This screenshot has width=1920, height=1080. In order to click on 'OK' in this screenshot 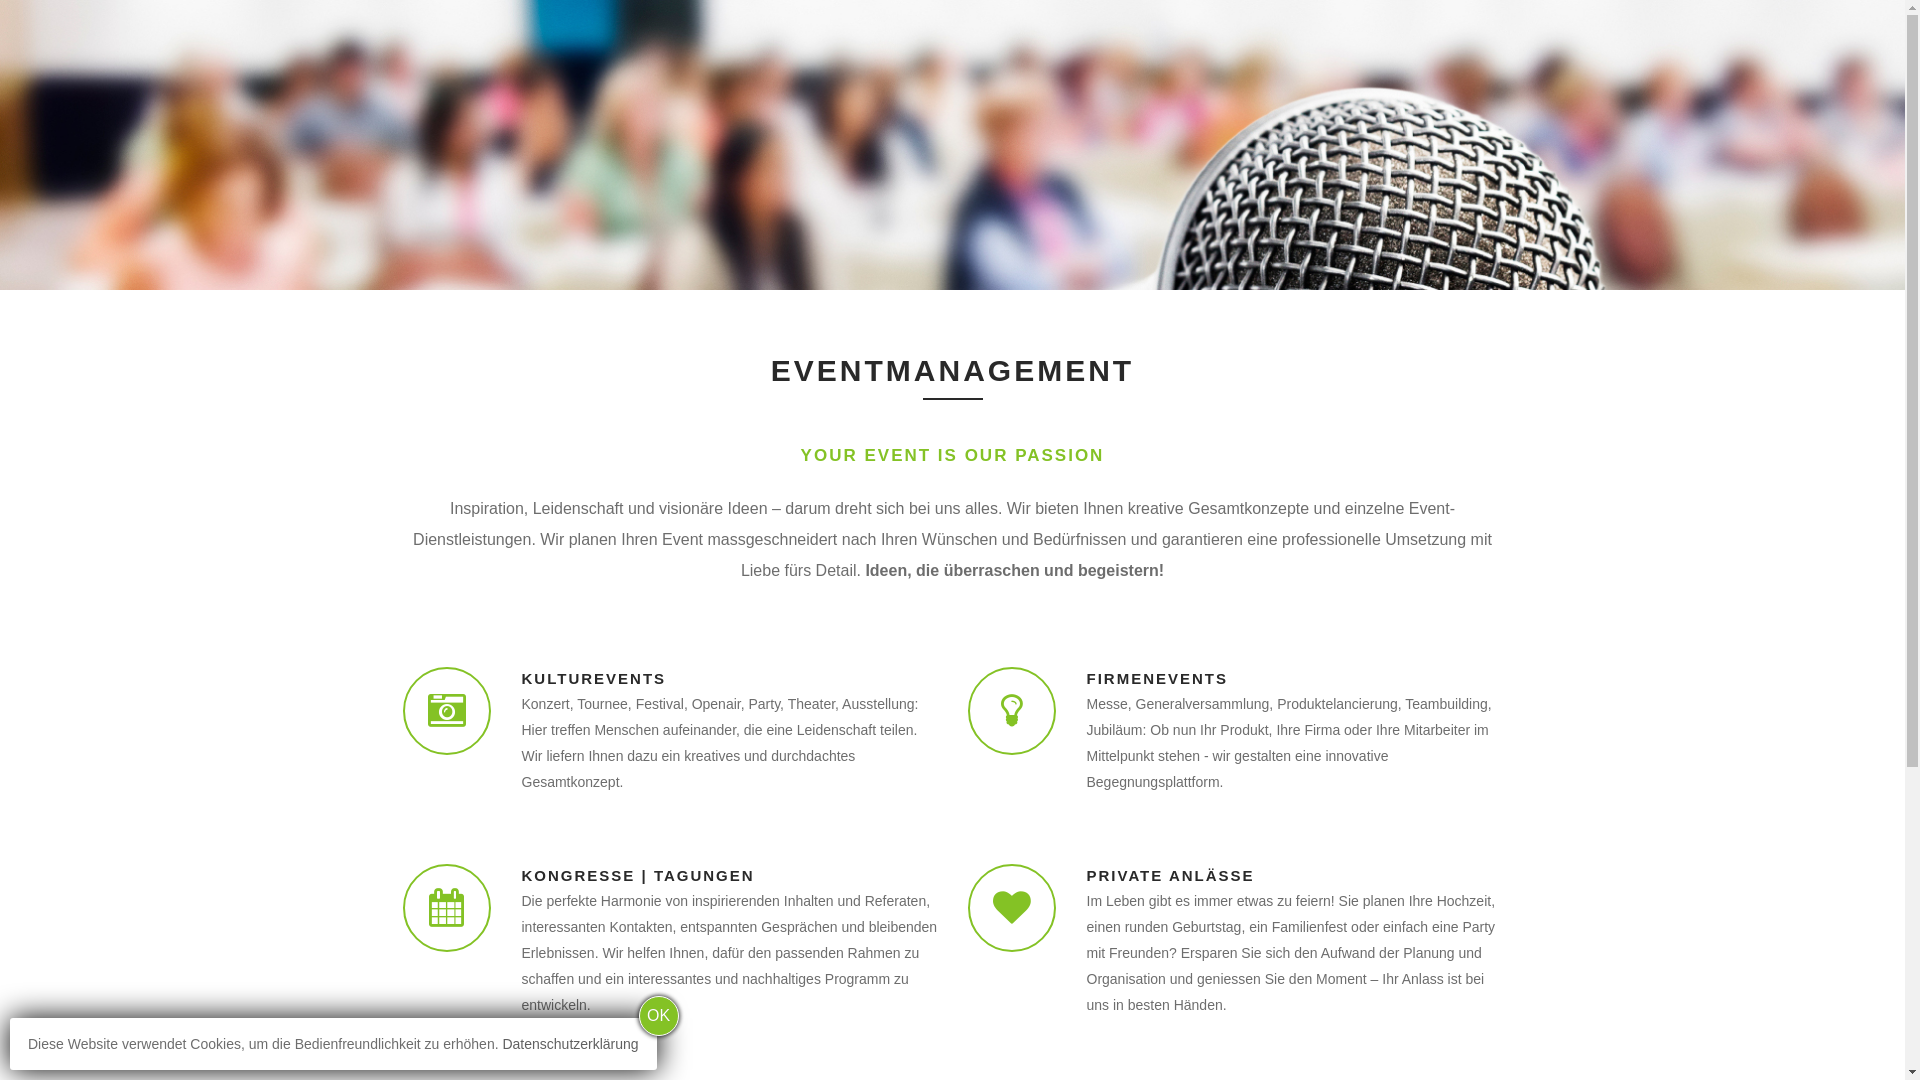, I will do `click(658, 1015)`.